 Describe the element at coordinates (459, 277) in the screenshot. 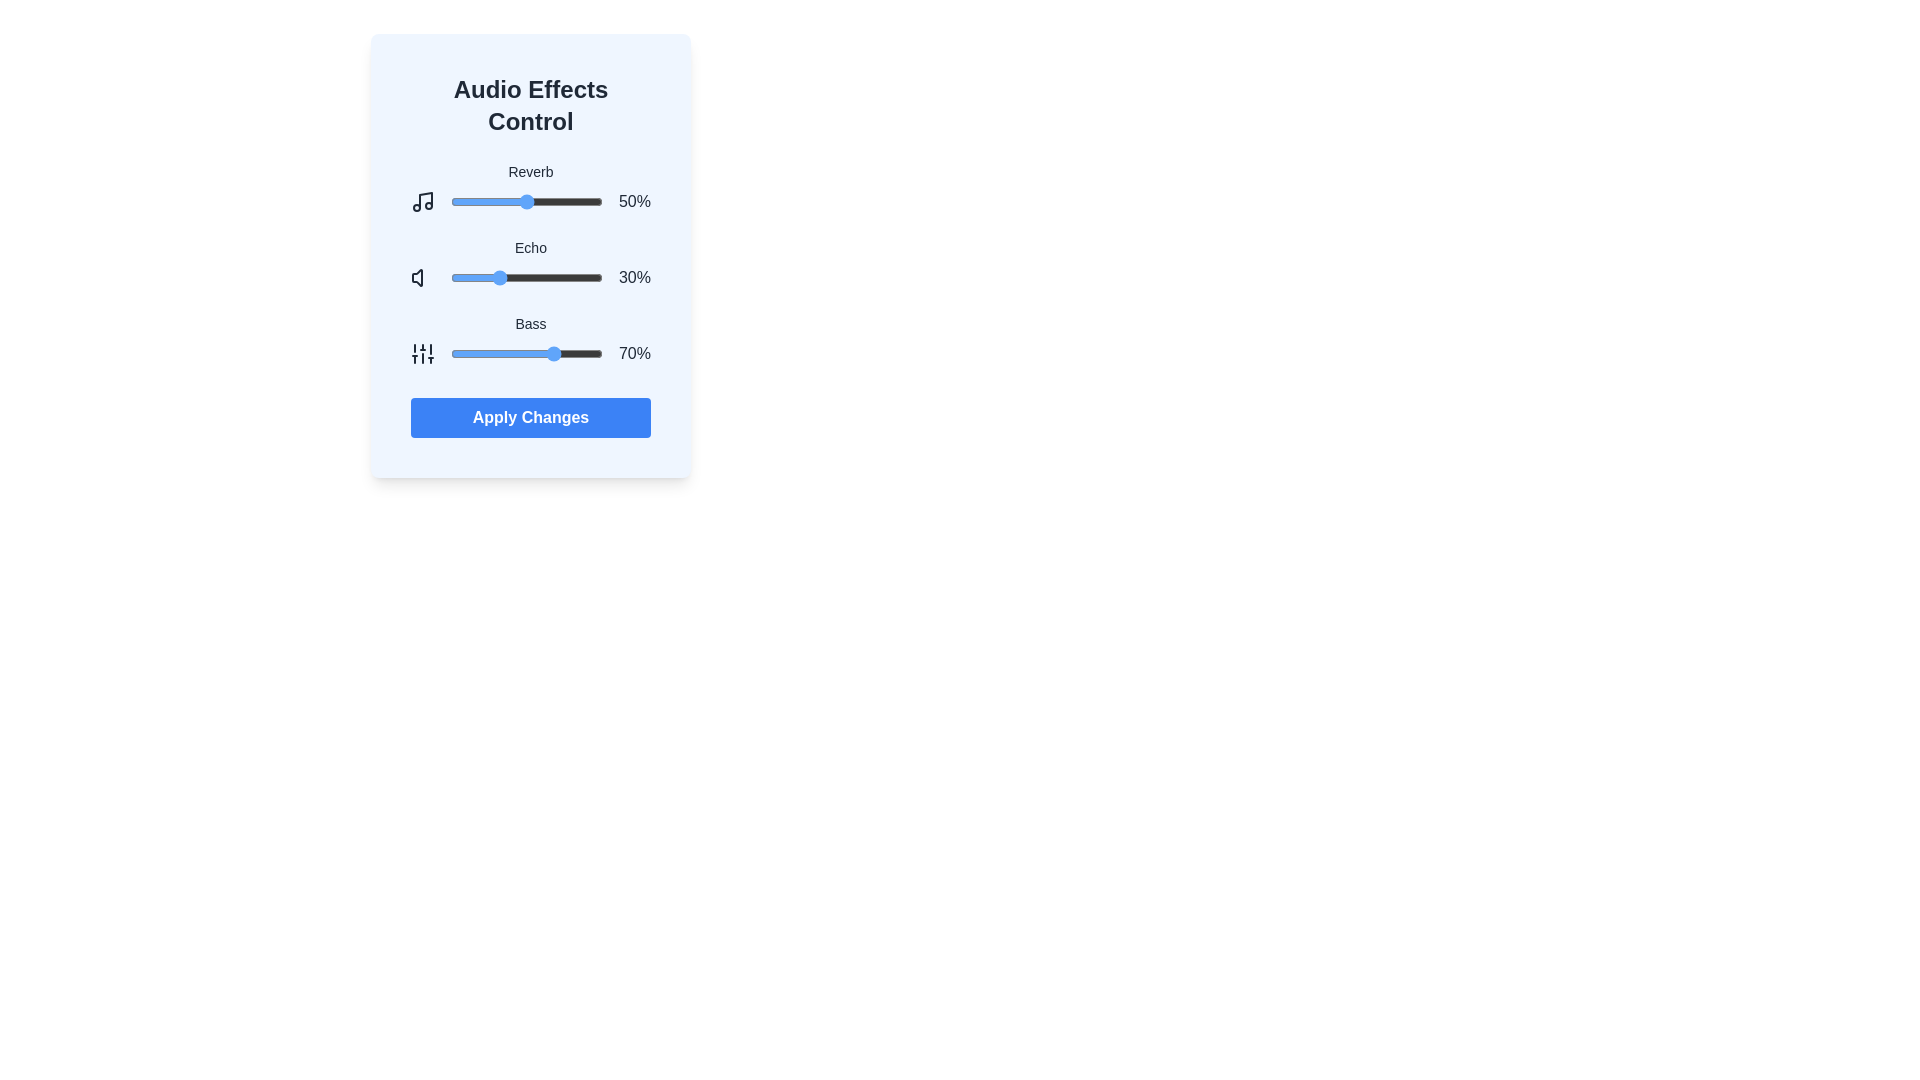

I see `Echo effect level` at that location.